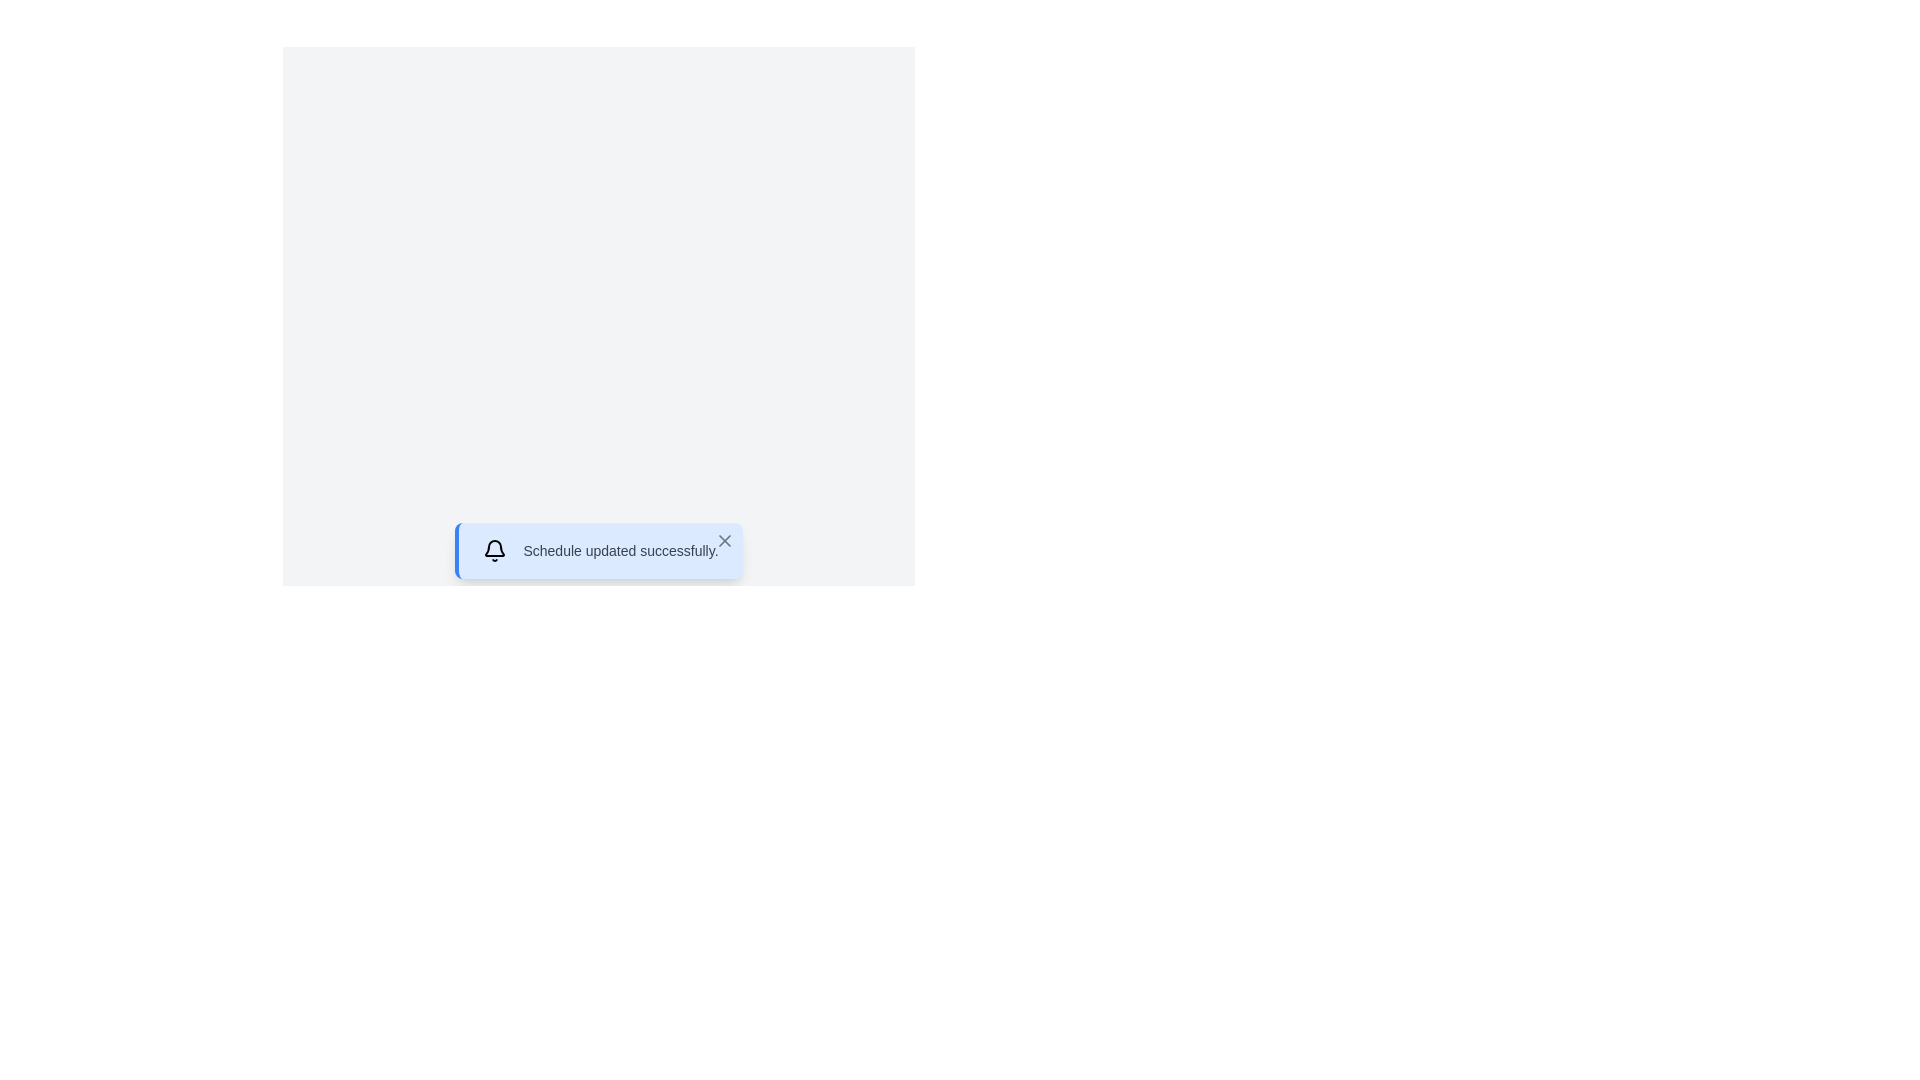 The height and width of the screenshot is (1080, 1920). Describe the element at coordinates (723, 540) in the screenshot. I see `the close button of the alert to dismiss it` at that location.